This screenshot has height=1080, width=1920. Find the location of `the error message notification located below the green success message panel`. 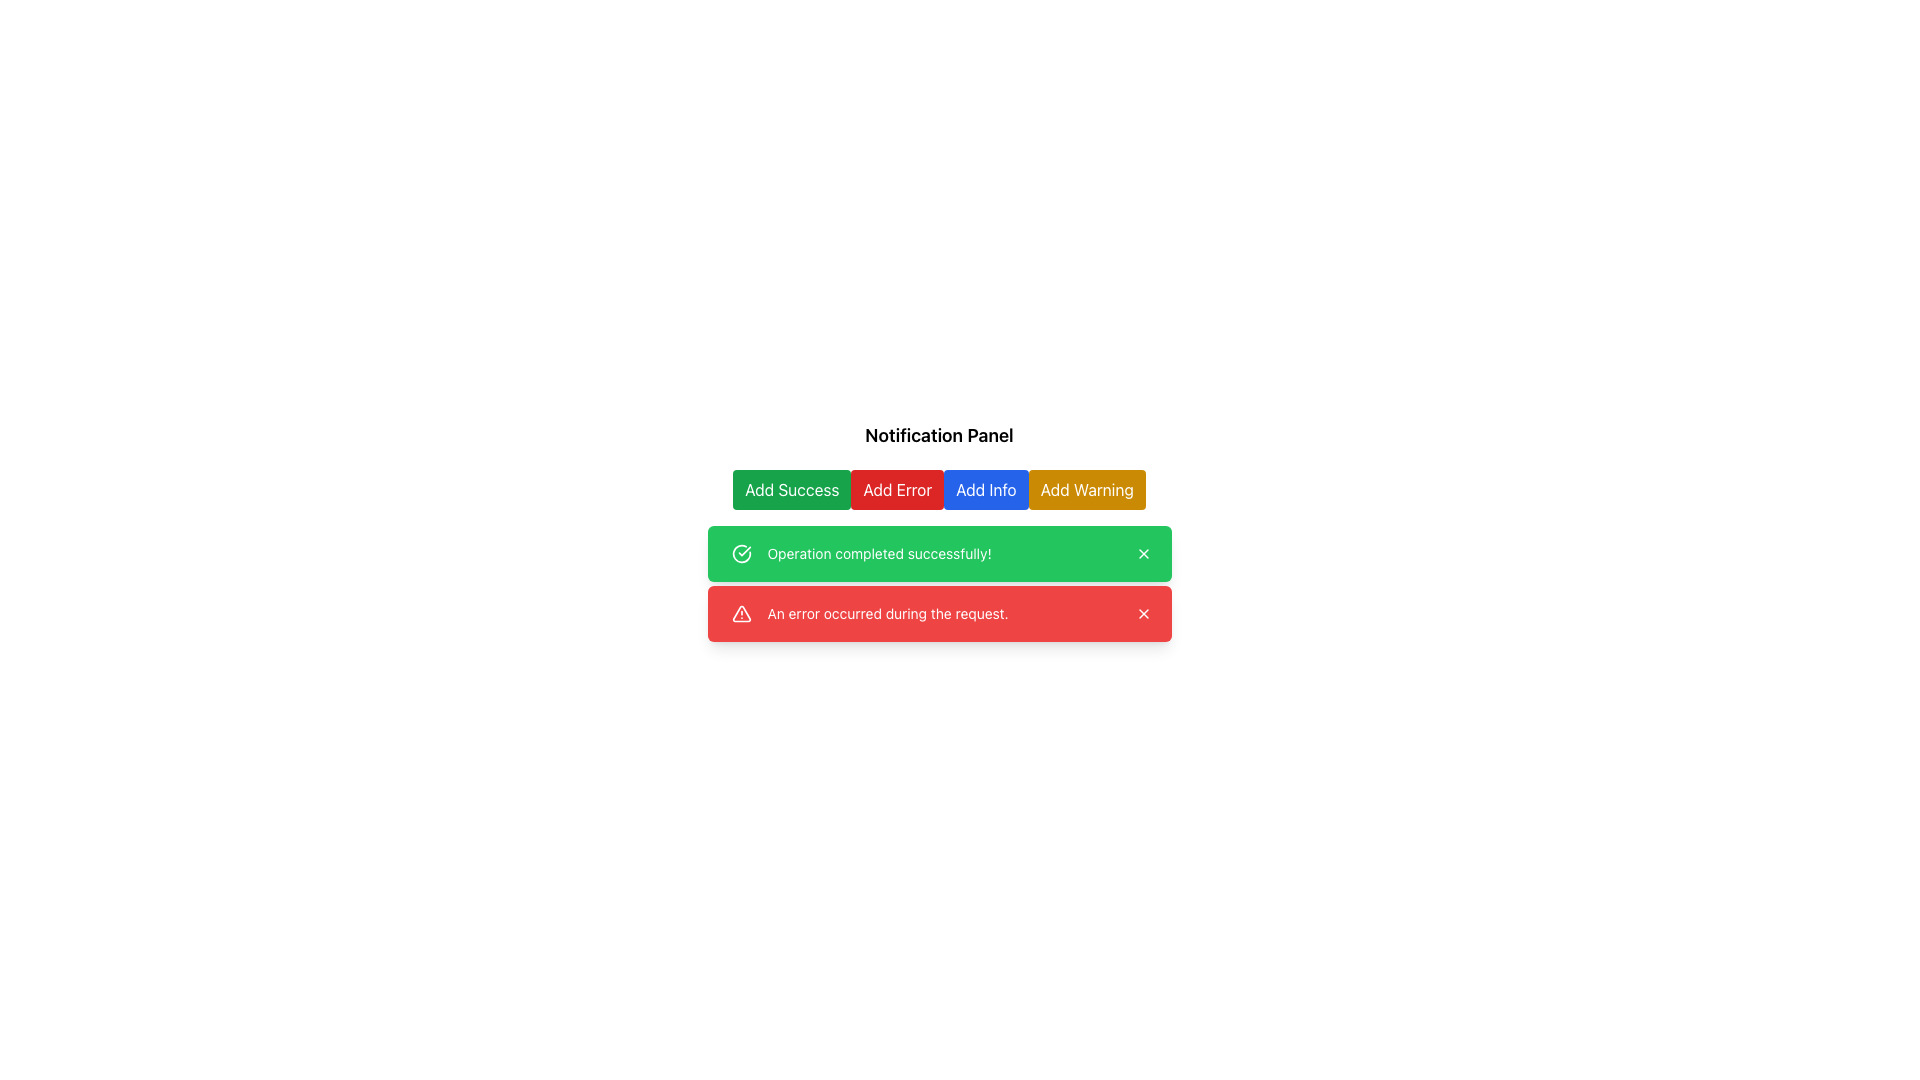

the error message notification located below the green success message panel is located at coordinates (938, 612).